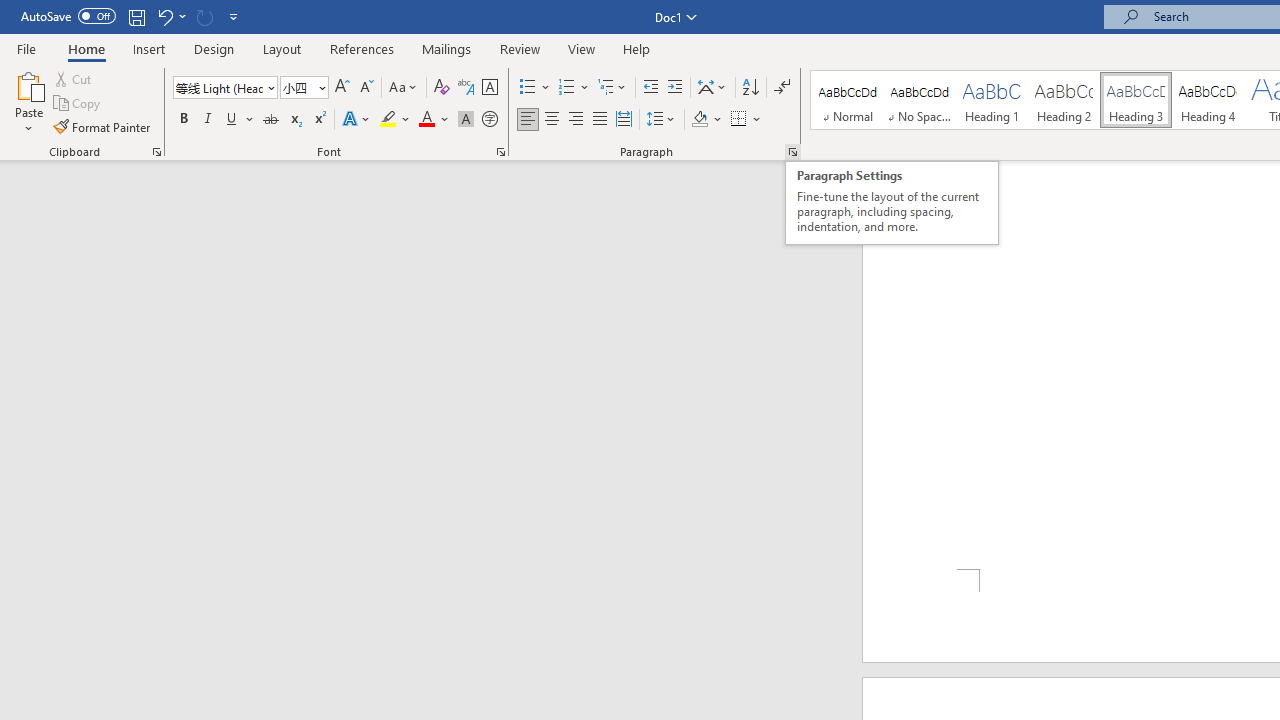  Describe the element at coordinates (441, 86) in the screenshot. I see `'Clear Formatting'` at that location.